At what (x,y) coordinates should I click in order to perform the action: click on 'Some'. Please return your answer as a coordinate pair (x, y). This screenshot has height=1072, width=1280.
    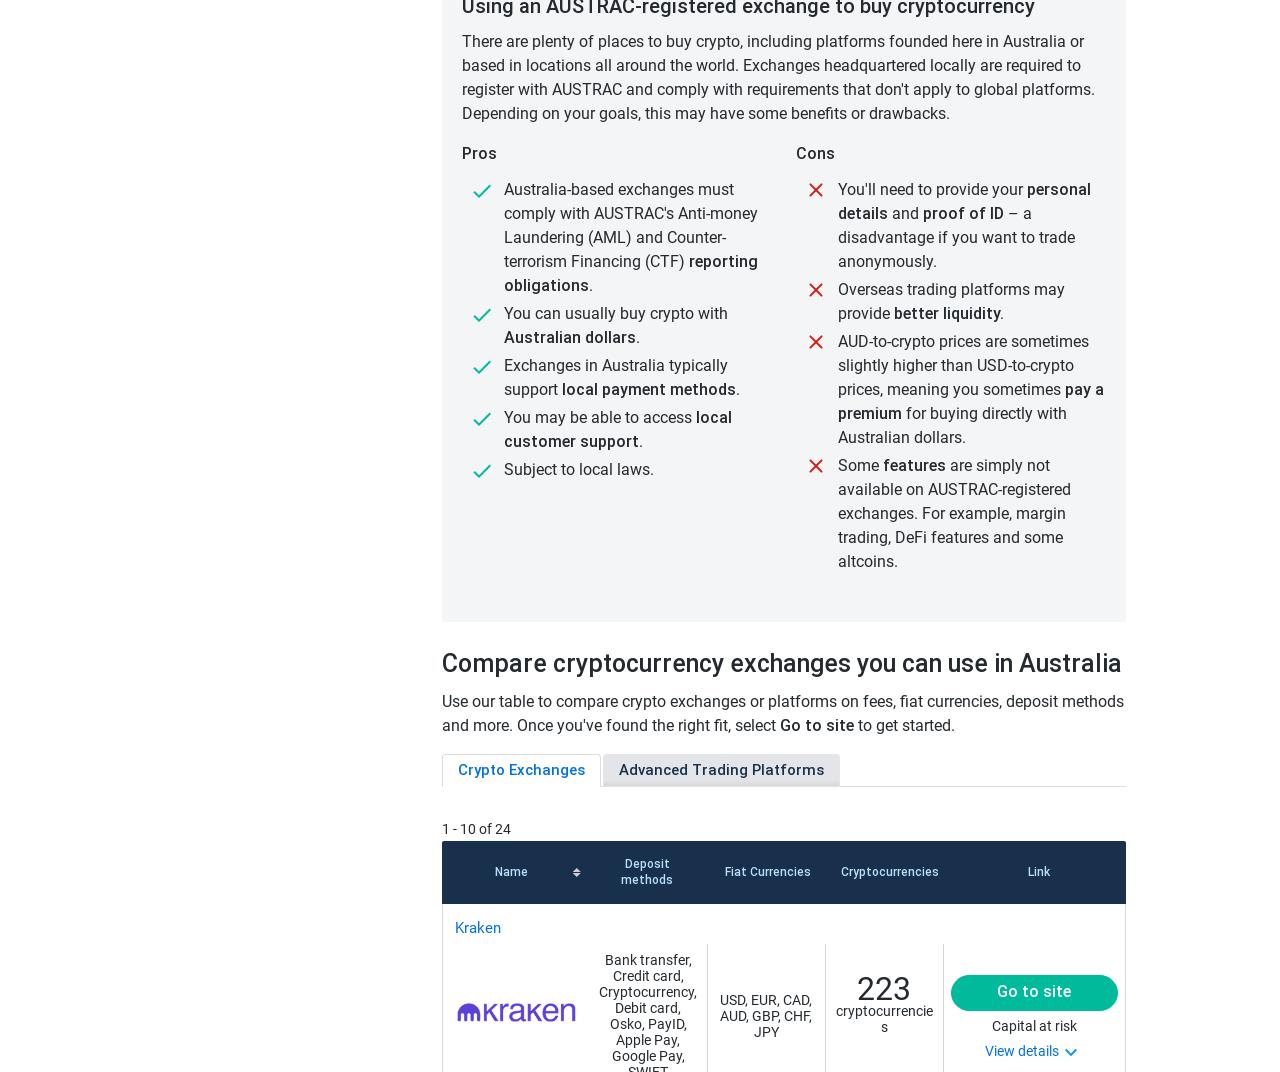
    Looking at the image, I should click on (838, 464).